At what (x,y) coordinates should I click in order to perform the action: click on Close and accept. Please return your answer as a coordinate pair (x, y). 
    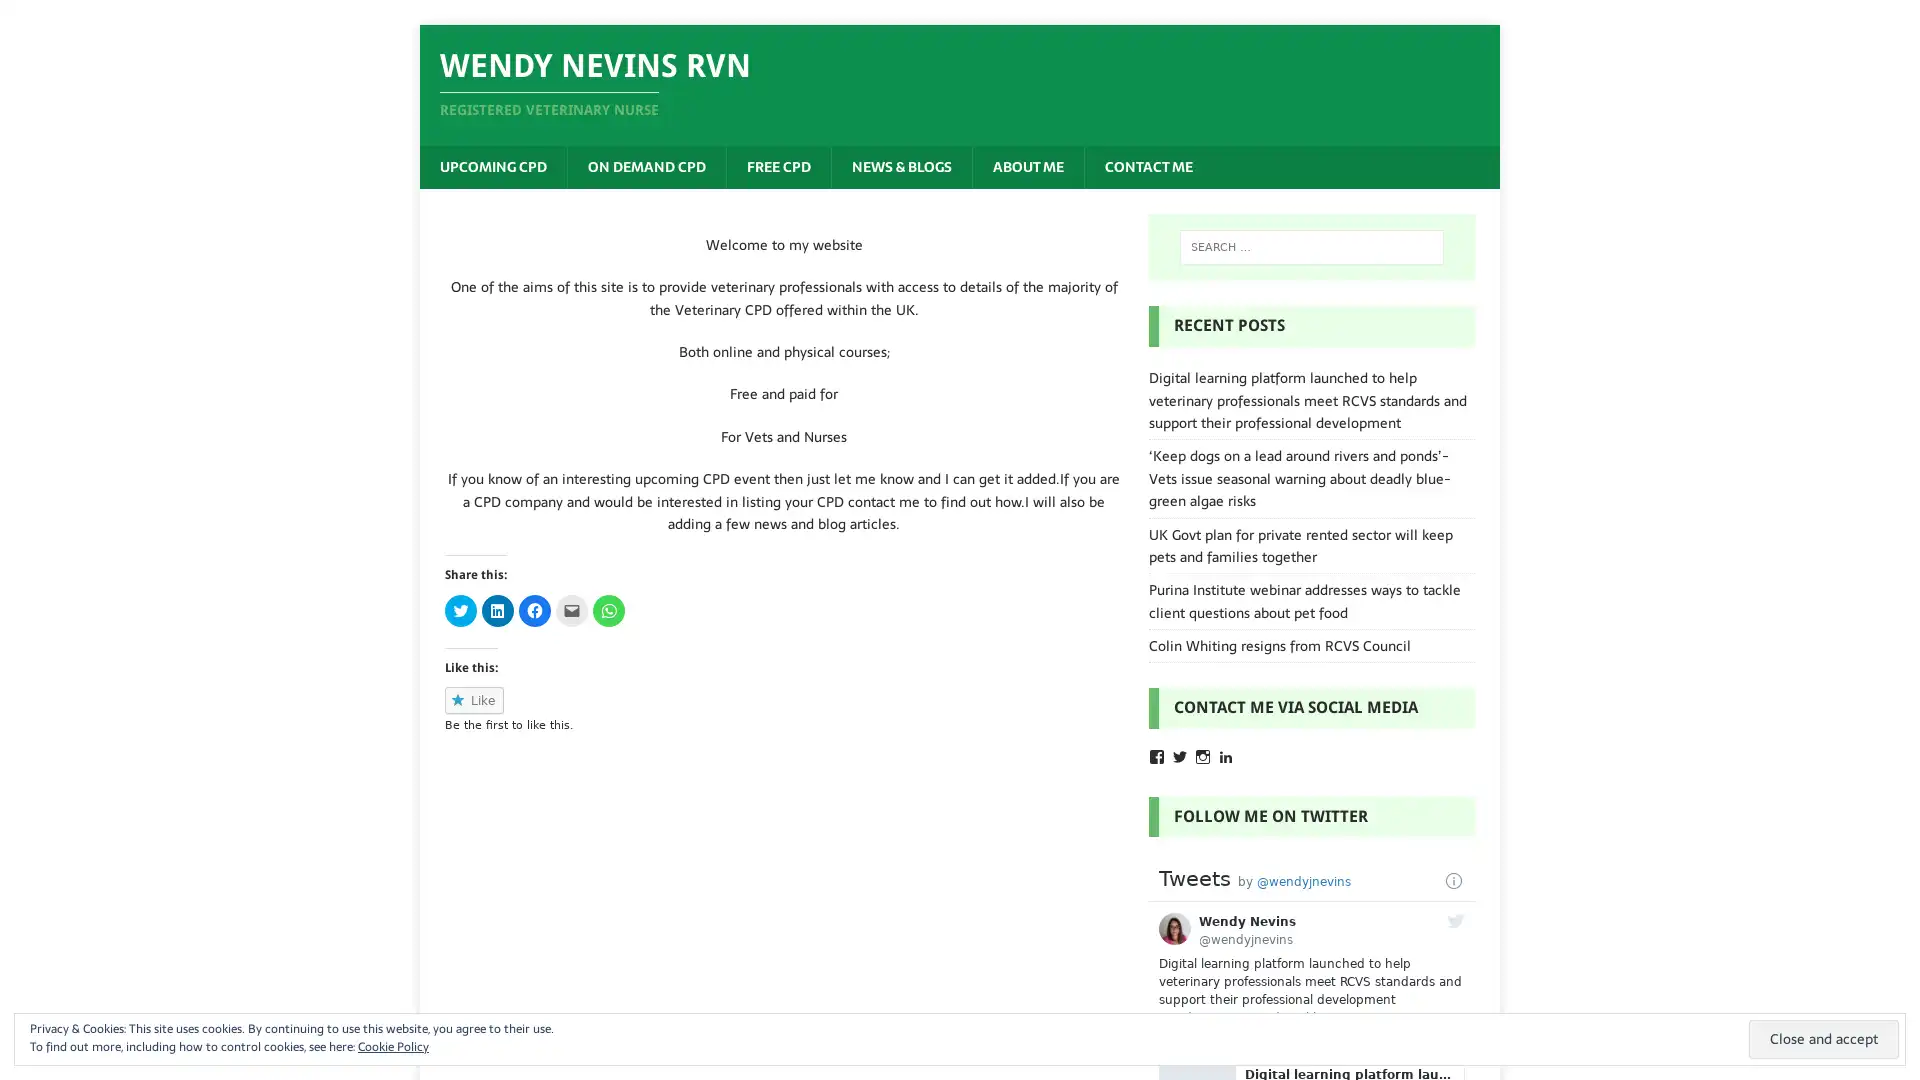
    Looking at the image, I should click on (1824, 1038).